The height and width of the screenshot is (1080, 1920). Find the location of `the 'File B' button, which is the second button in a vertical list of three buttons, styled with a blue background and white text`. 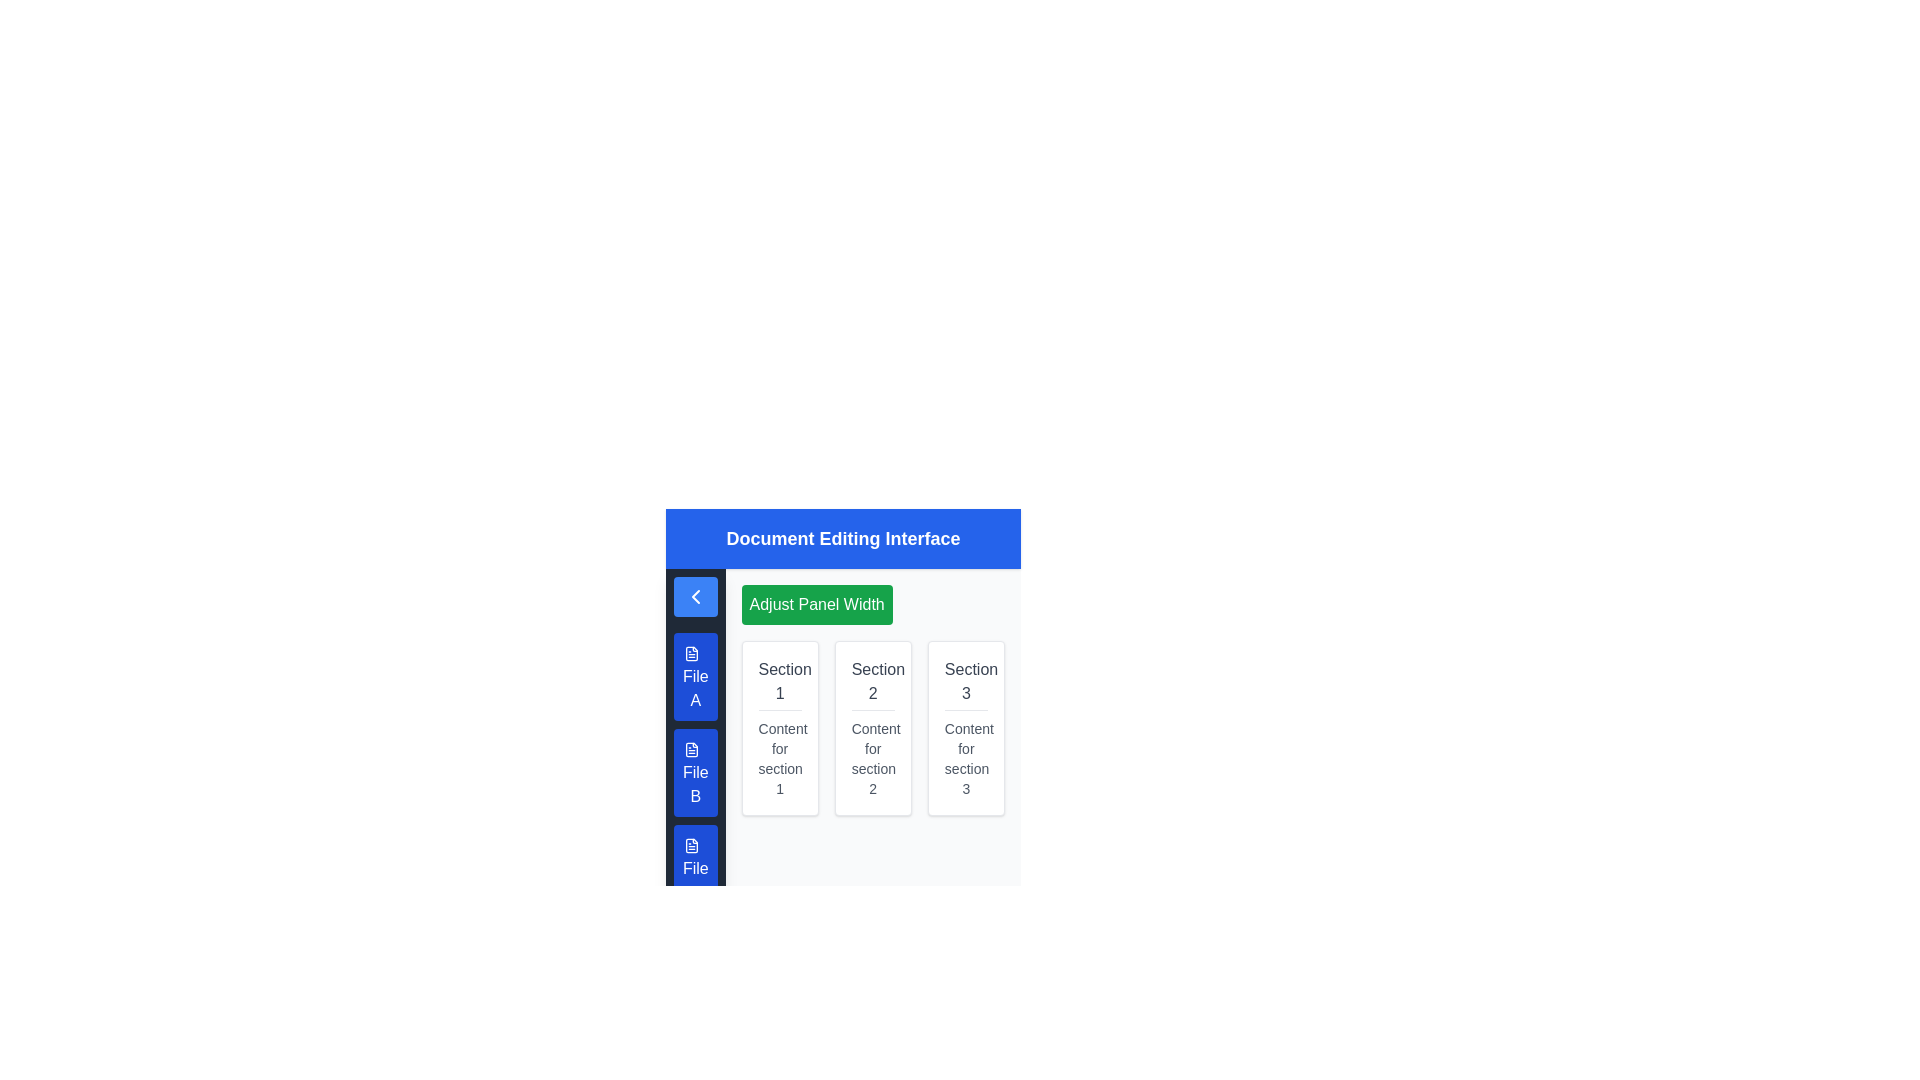

the 'File B' button, which is the second button in a vertical list of three buttons, styled with a blue background and white text is located at coordinates (695, 771).